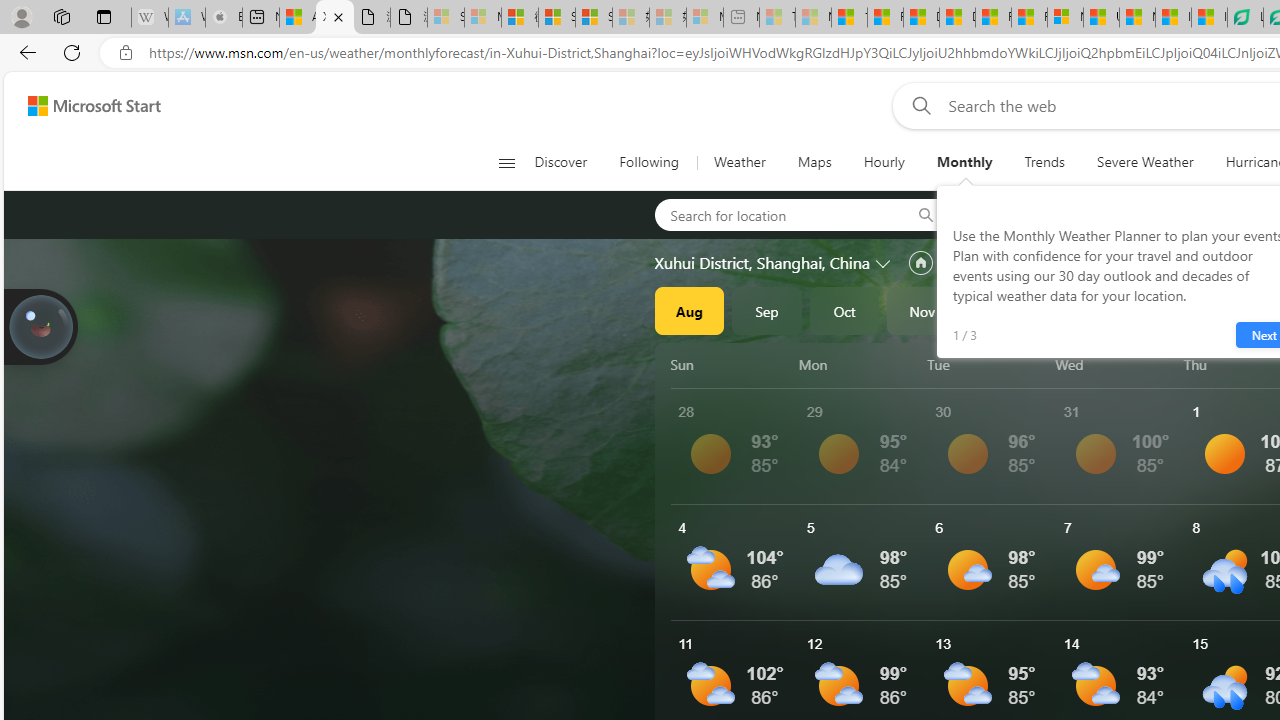 Image resolution: width=1280 pixels, height=720 pixels. I want to click on 'Trends', so click(1043, 162).